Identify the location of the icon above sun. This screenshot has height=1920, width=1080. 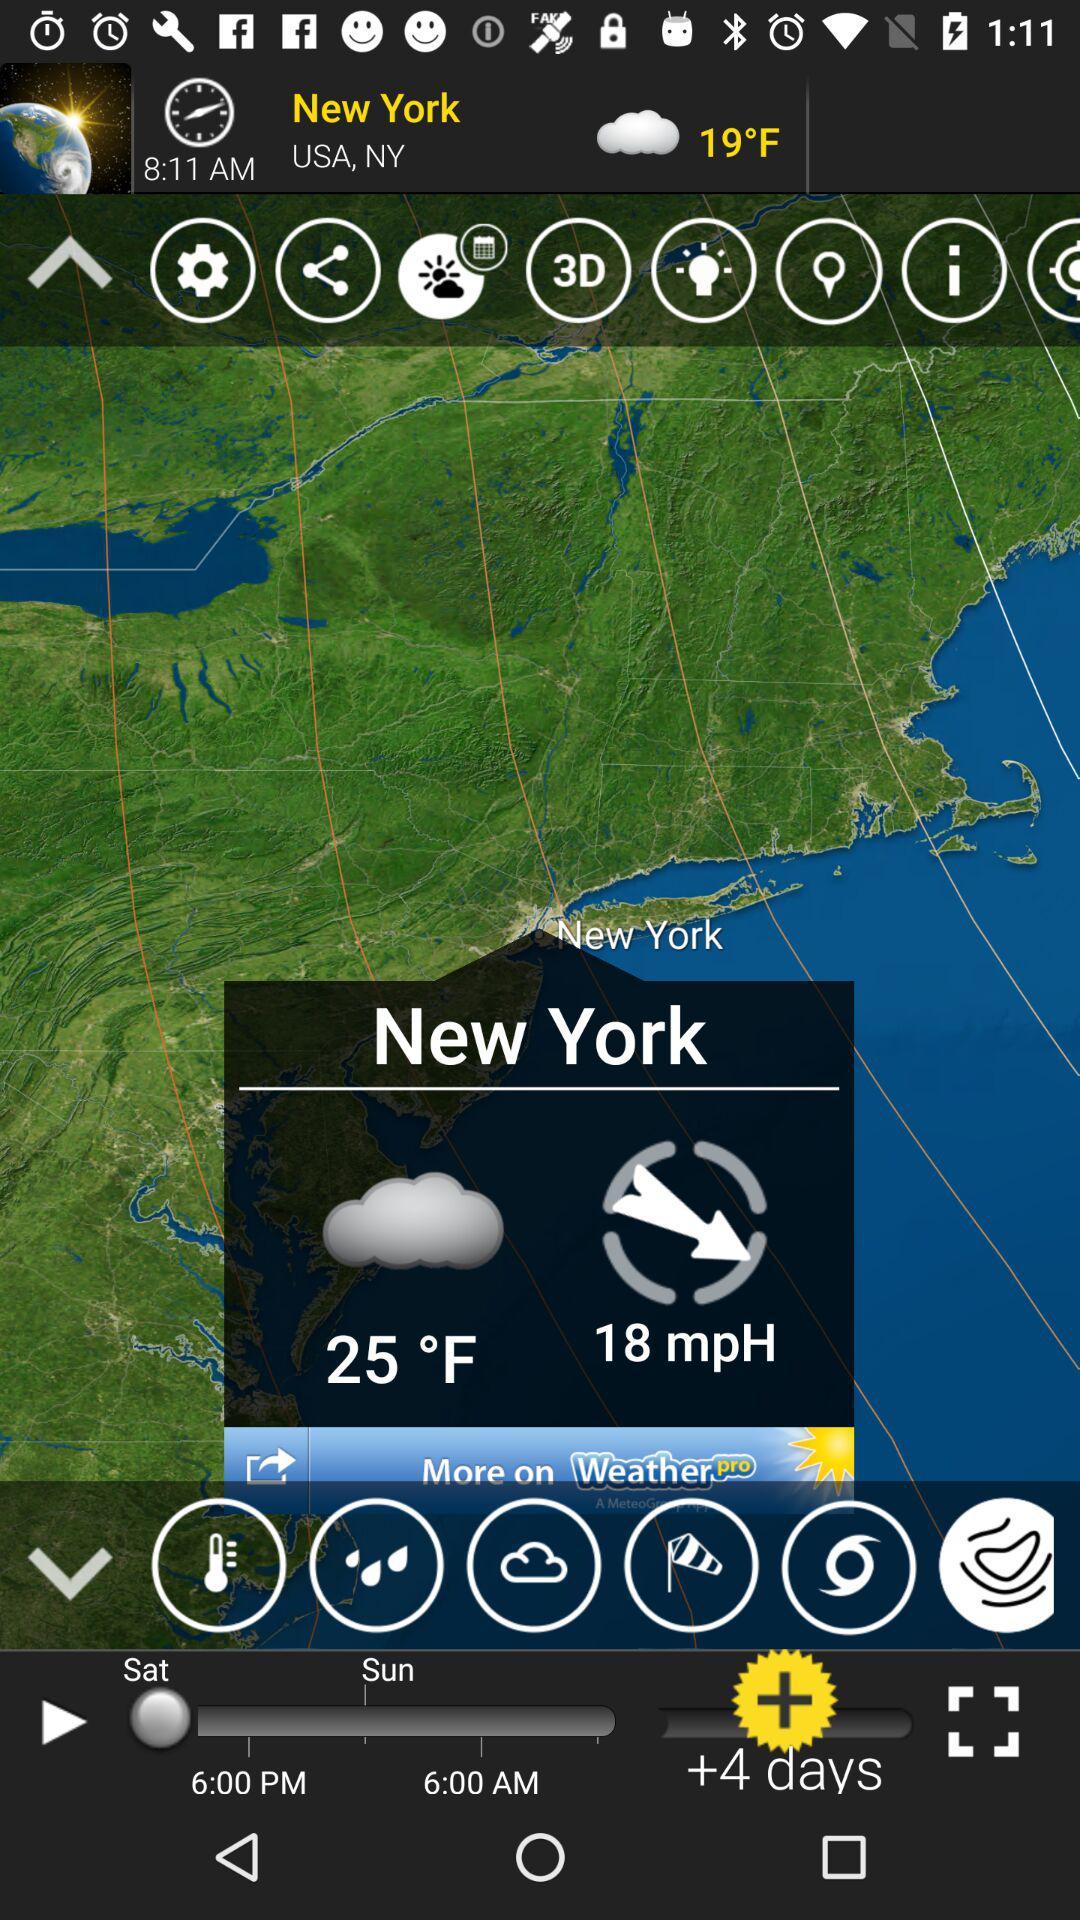
(376, 1564).